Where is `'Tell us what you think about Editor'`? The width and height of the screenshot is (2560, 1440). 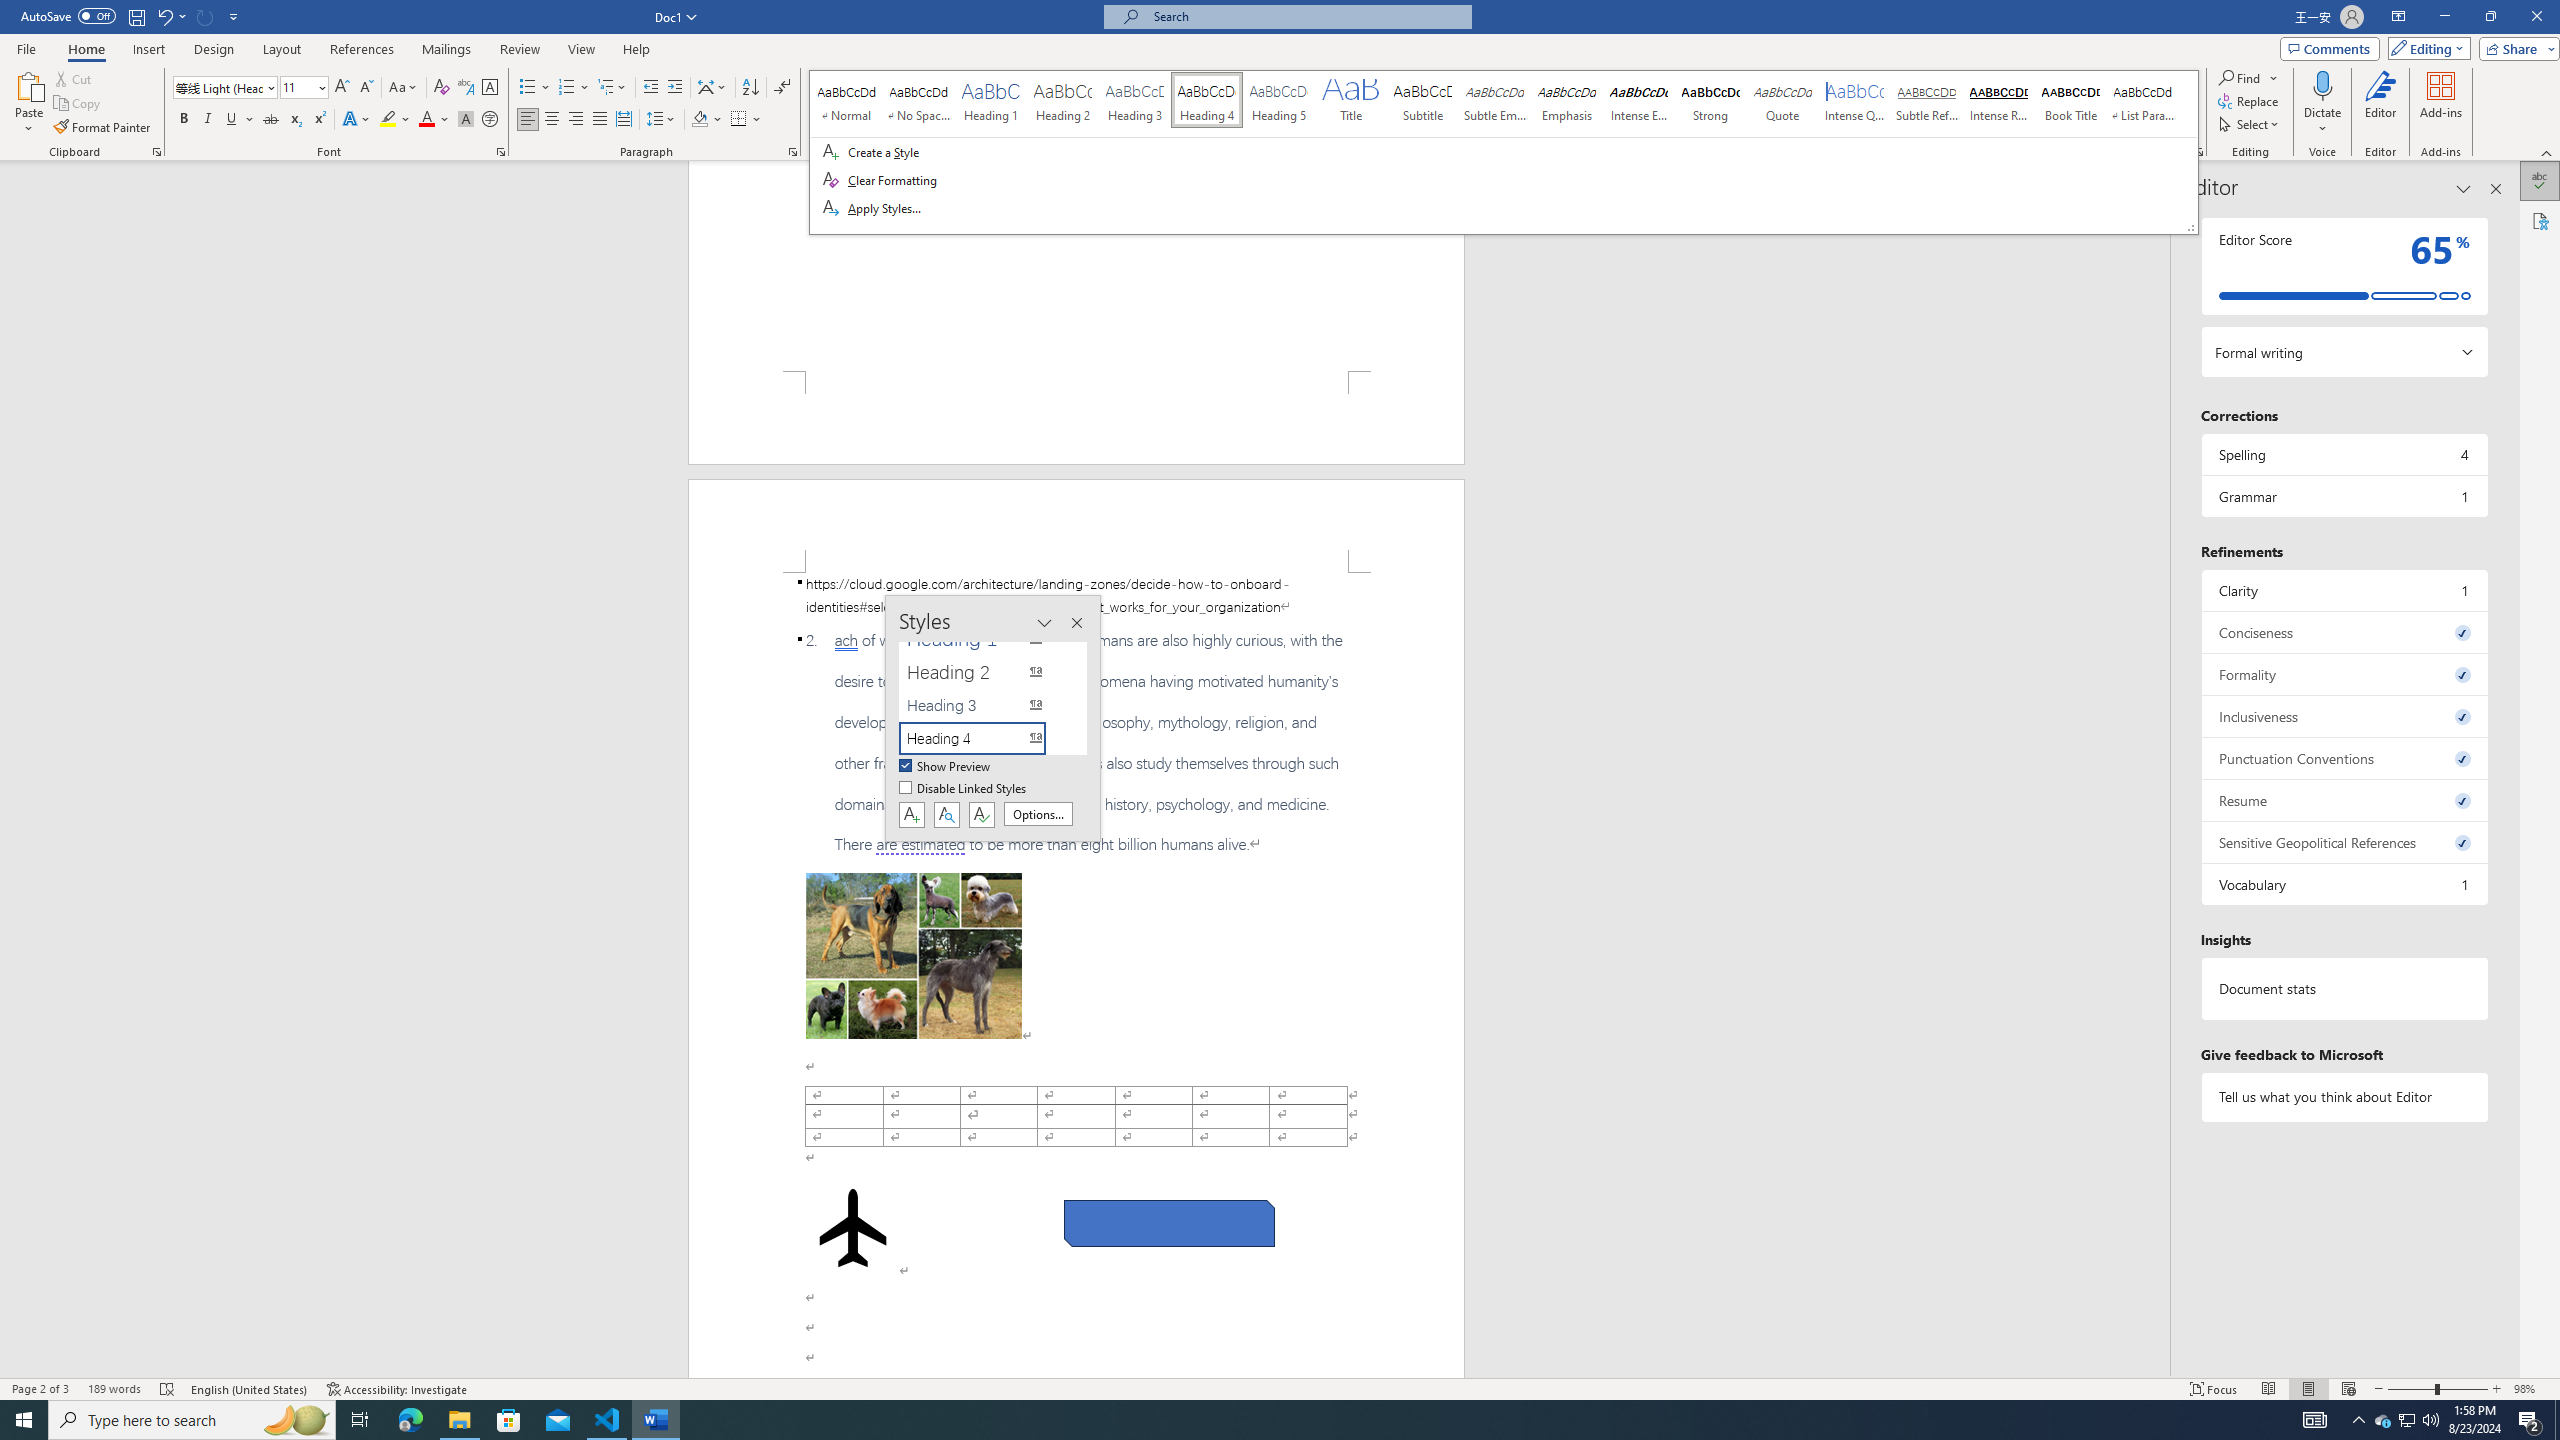
'Tell us what you think about Editor' is located at coordinates (2343, 1096).